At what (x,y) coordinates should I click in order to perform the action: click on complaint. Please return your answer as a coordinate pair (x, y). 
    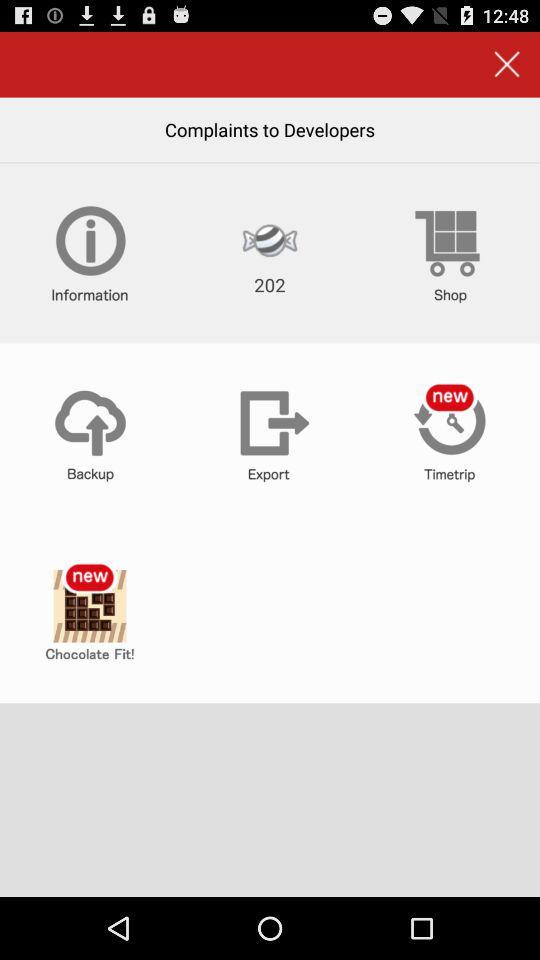
    Looking at the image, I should click on (89, 612).